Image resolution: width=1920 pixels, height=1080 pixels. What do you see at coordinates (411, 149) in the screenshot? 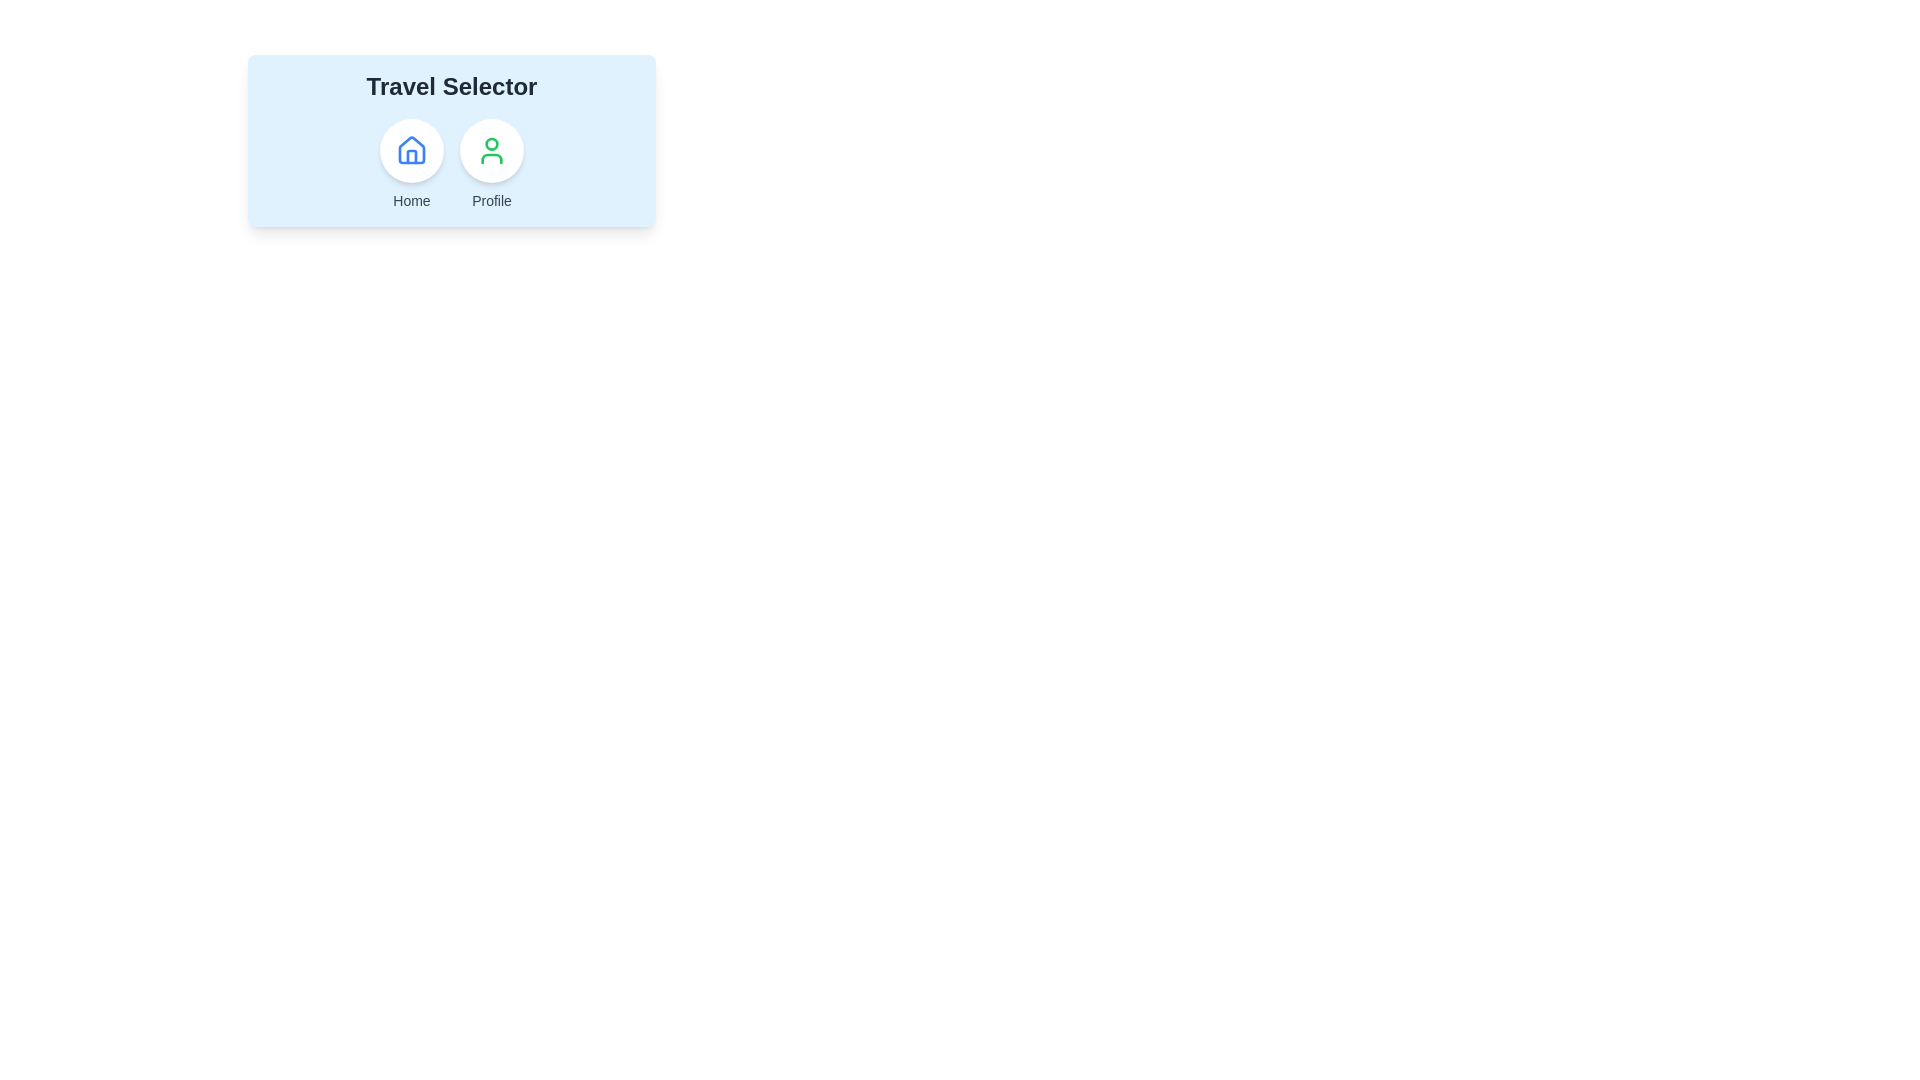
I see `the leftmost circular Icon button with a white background and blue house icon, which is styled to appear floating under the 'Home' label` at bounding box center [411, 149].